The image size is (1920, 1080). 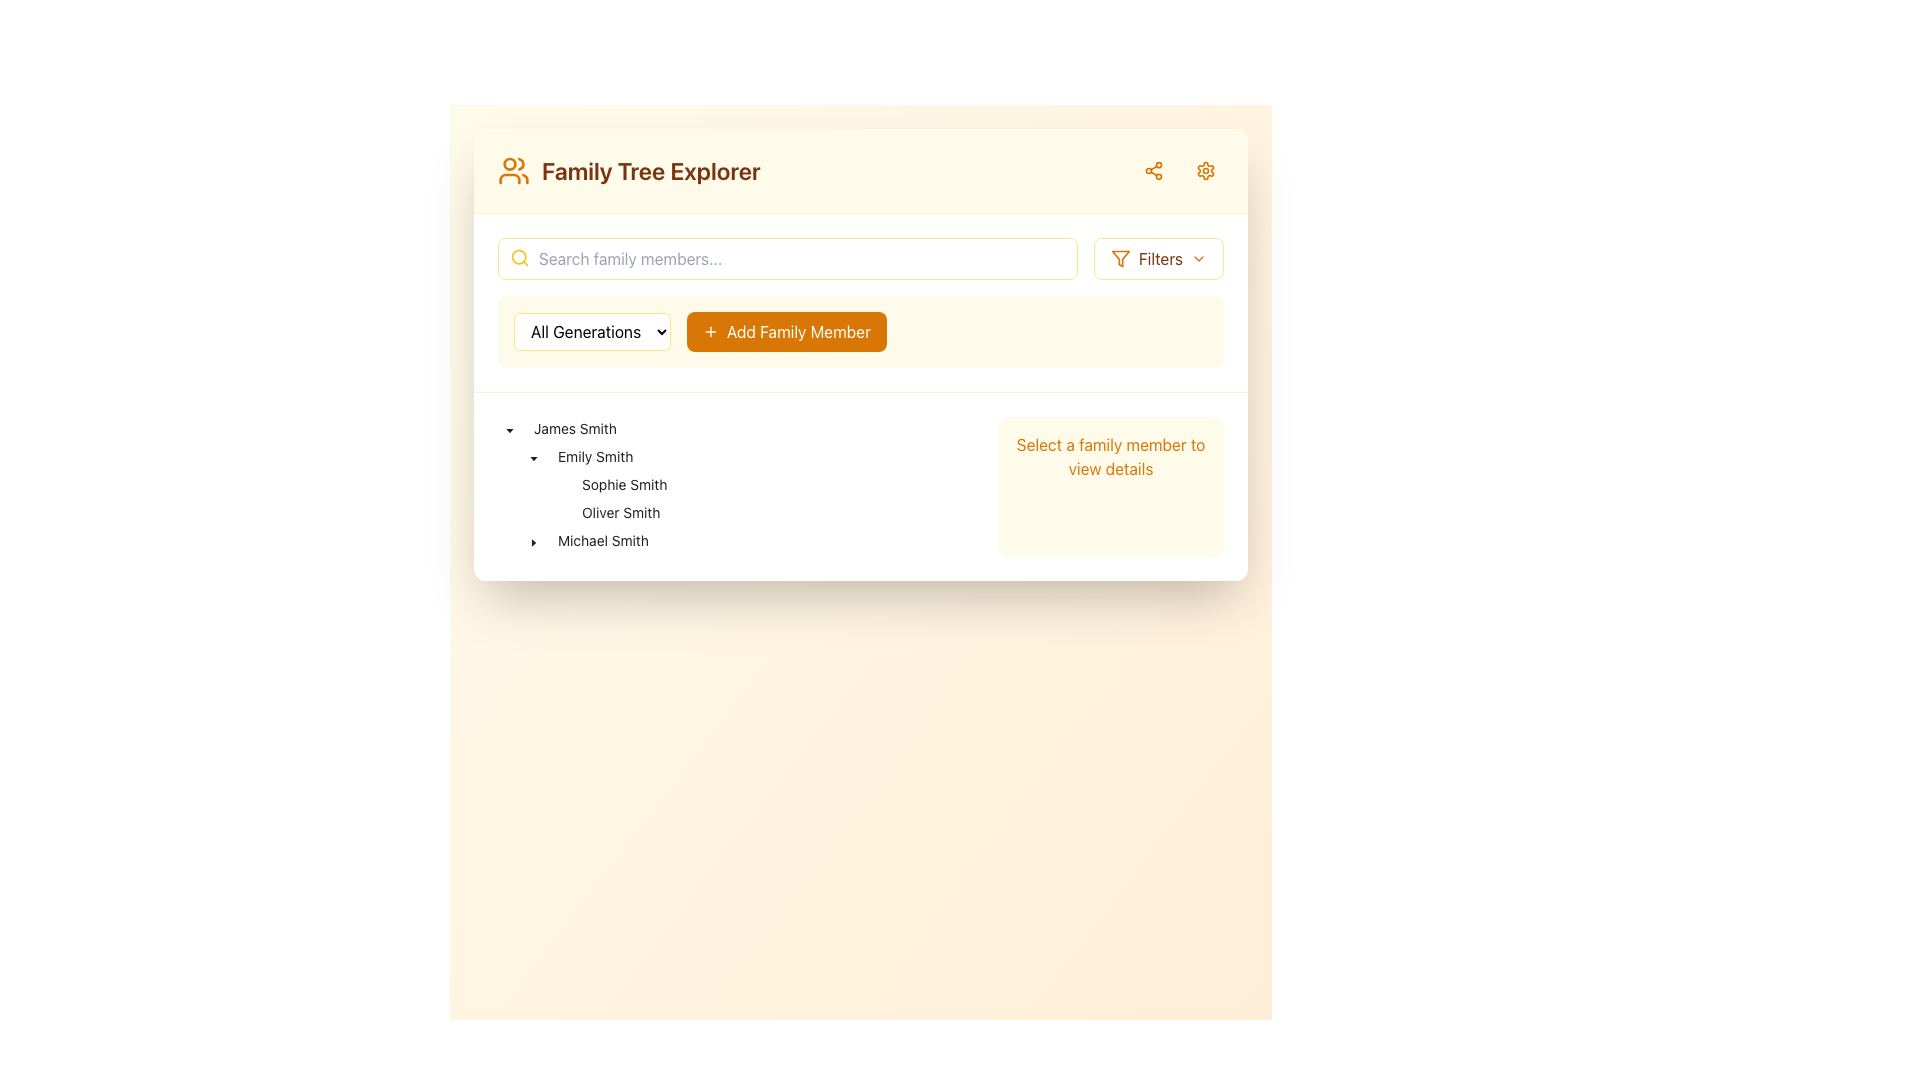 I want to click on the label displaying the name 'Emily Smith', which is a subitem under 'James Smith' in a hierarchical list, so click(x=594, y=456).